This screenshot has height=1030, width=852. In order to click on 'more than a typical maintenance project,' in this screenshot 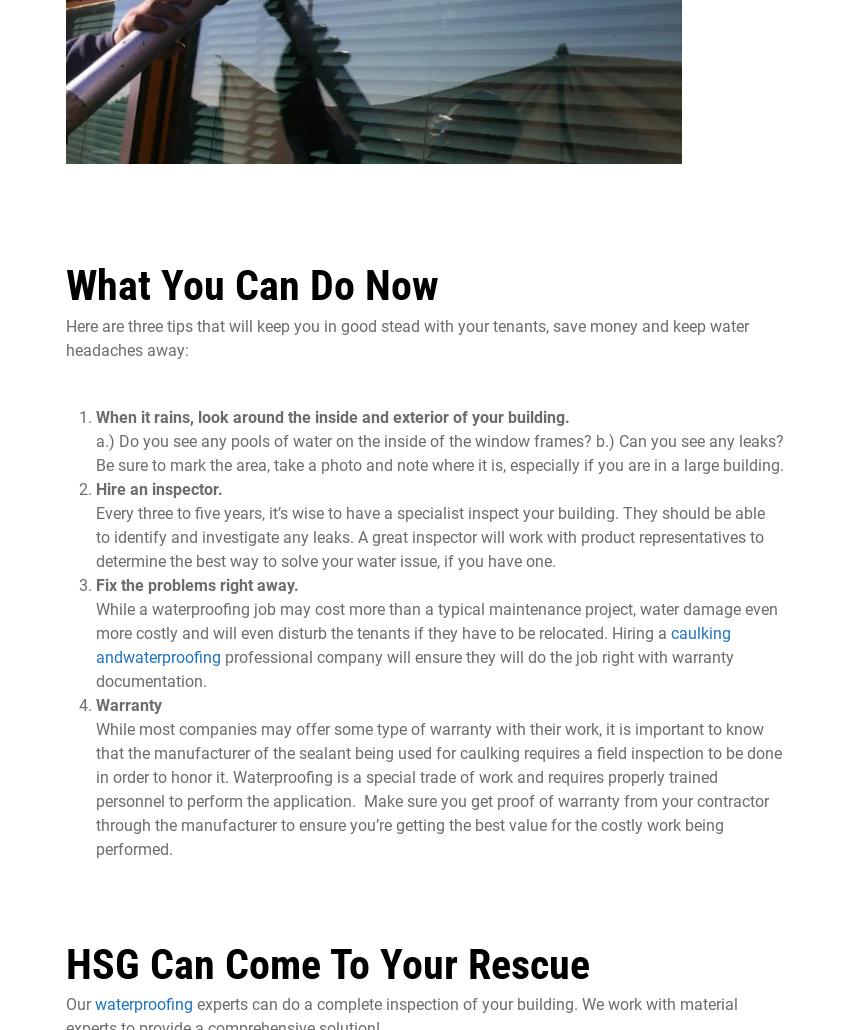, I will do `click(348, 607)`.